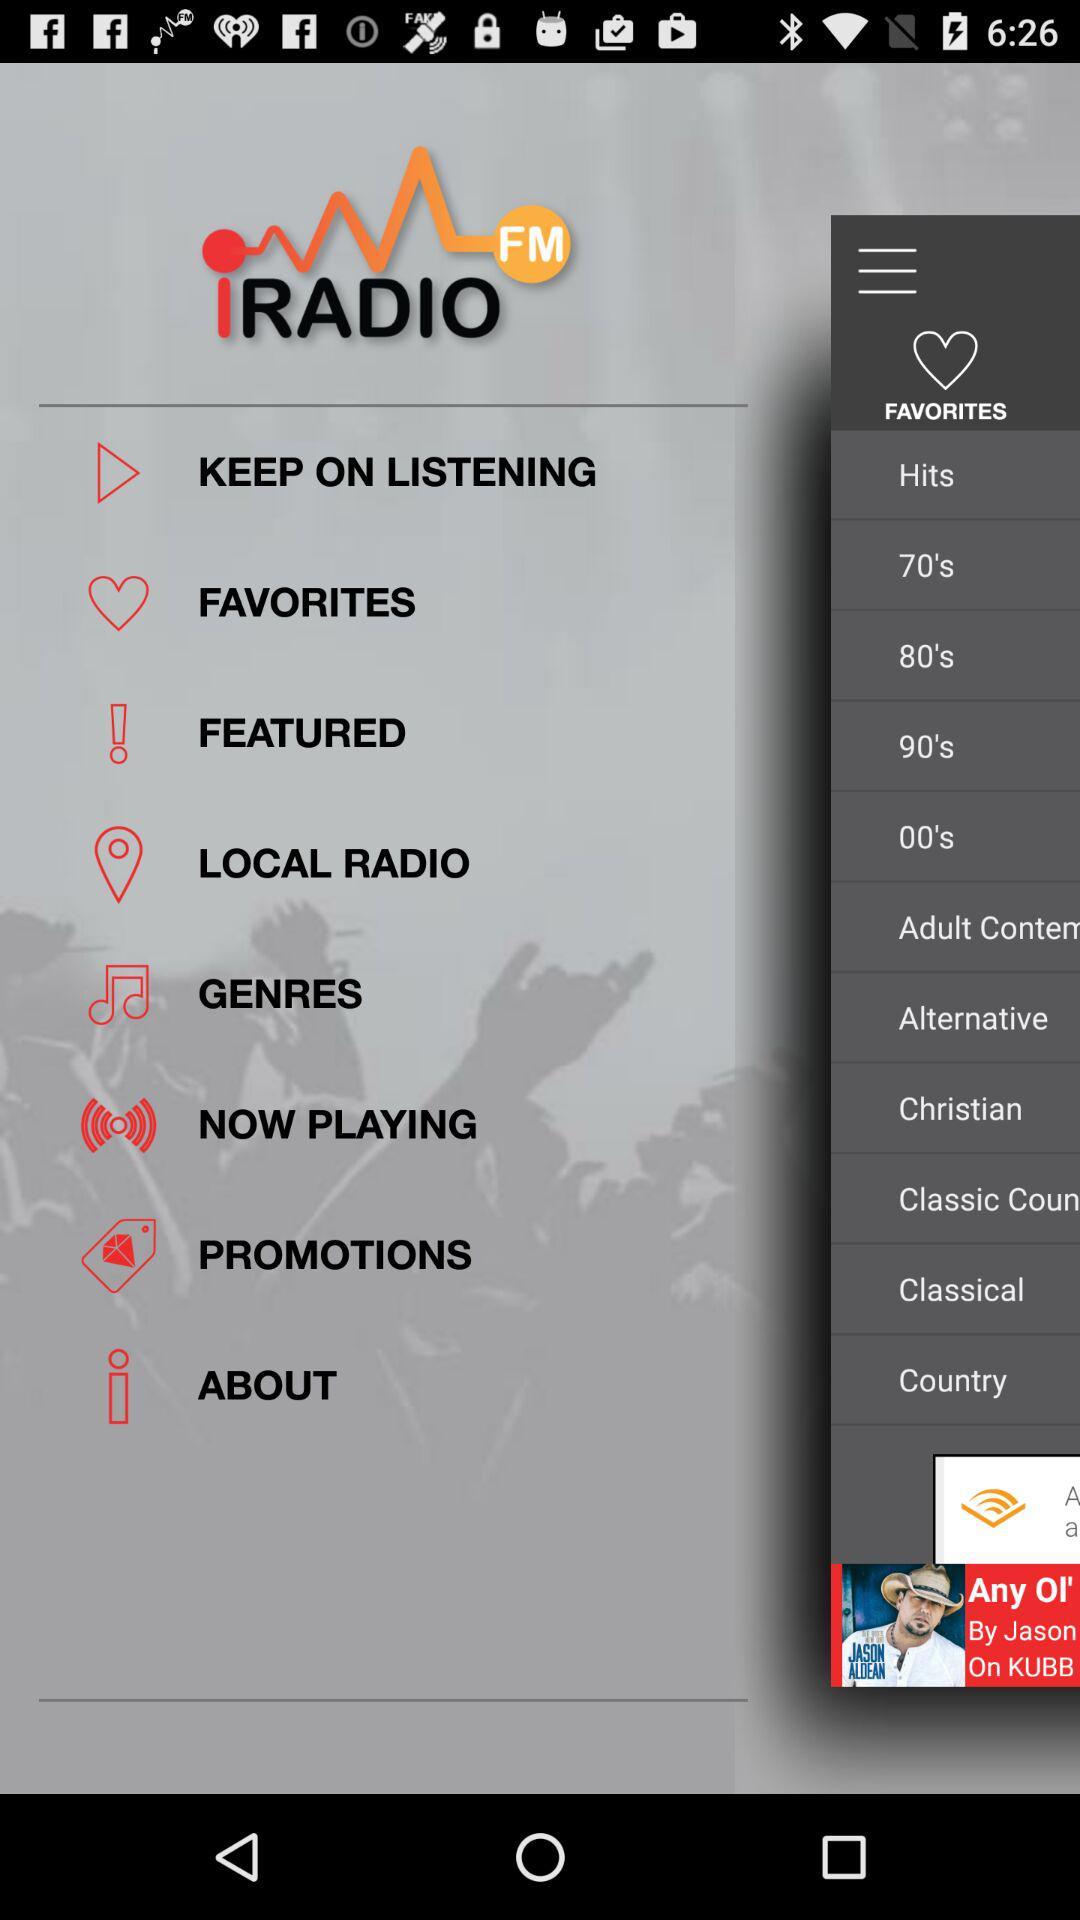 The height and width of the screenshot is (1920, 1080). What do you see at coordinates (885, 270) in the screenshot?
I see `menu` at bounding box center [885, 270].